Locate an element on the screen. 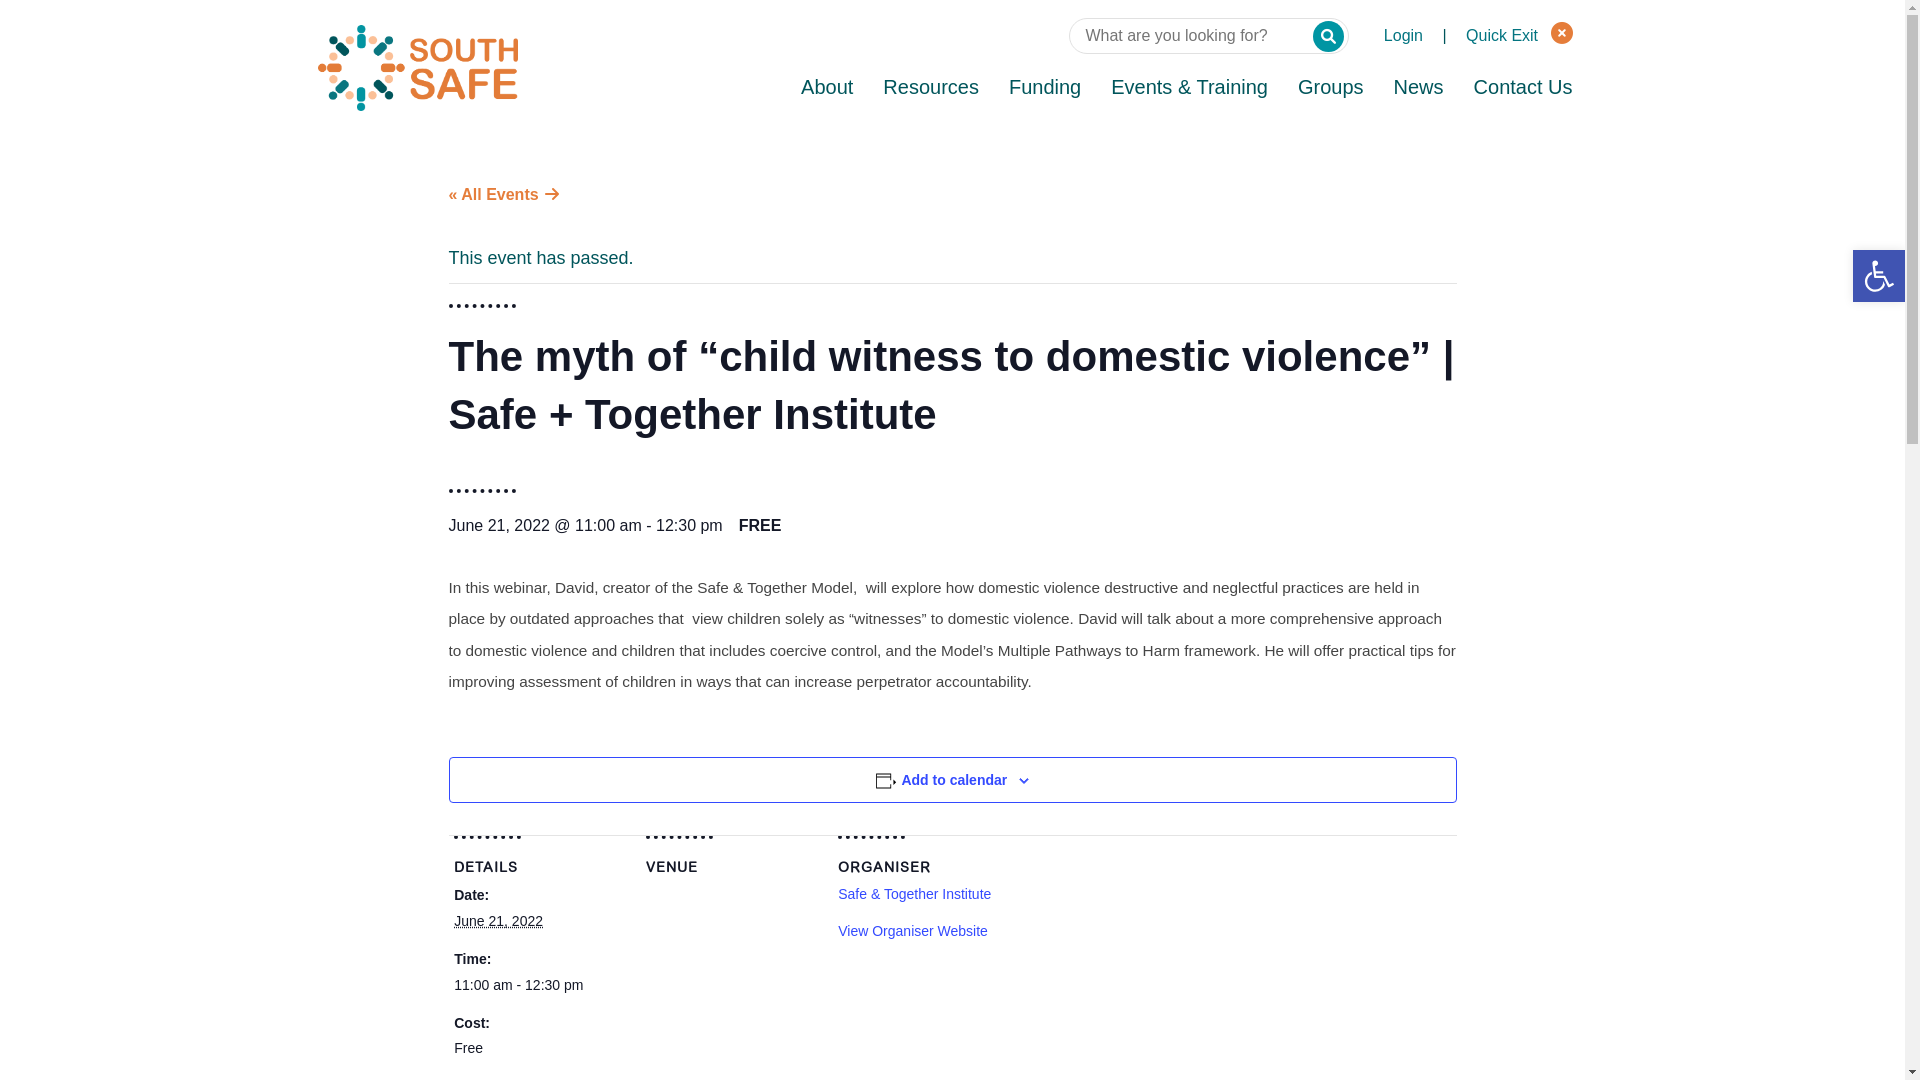  'News' is located at coordinates (1418, 87).